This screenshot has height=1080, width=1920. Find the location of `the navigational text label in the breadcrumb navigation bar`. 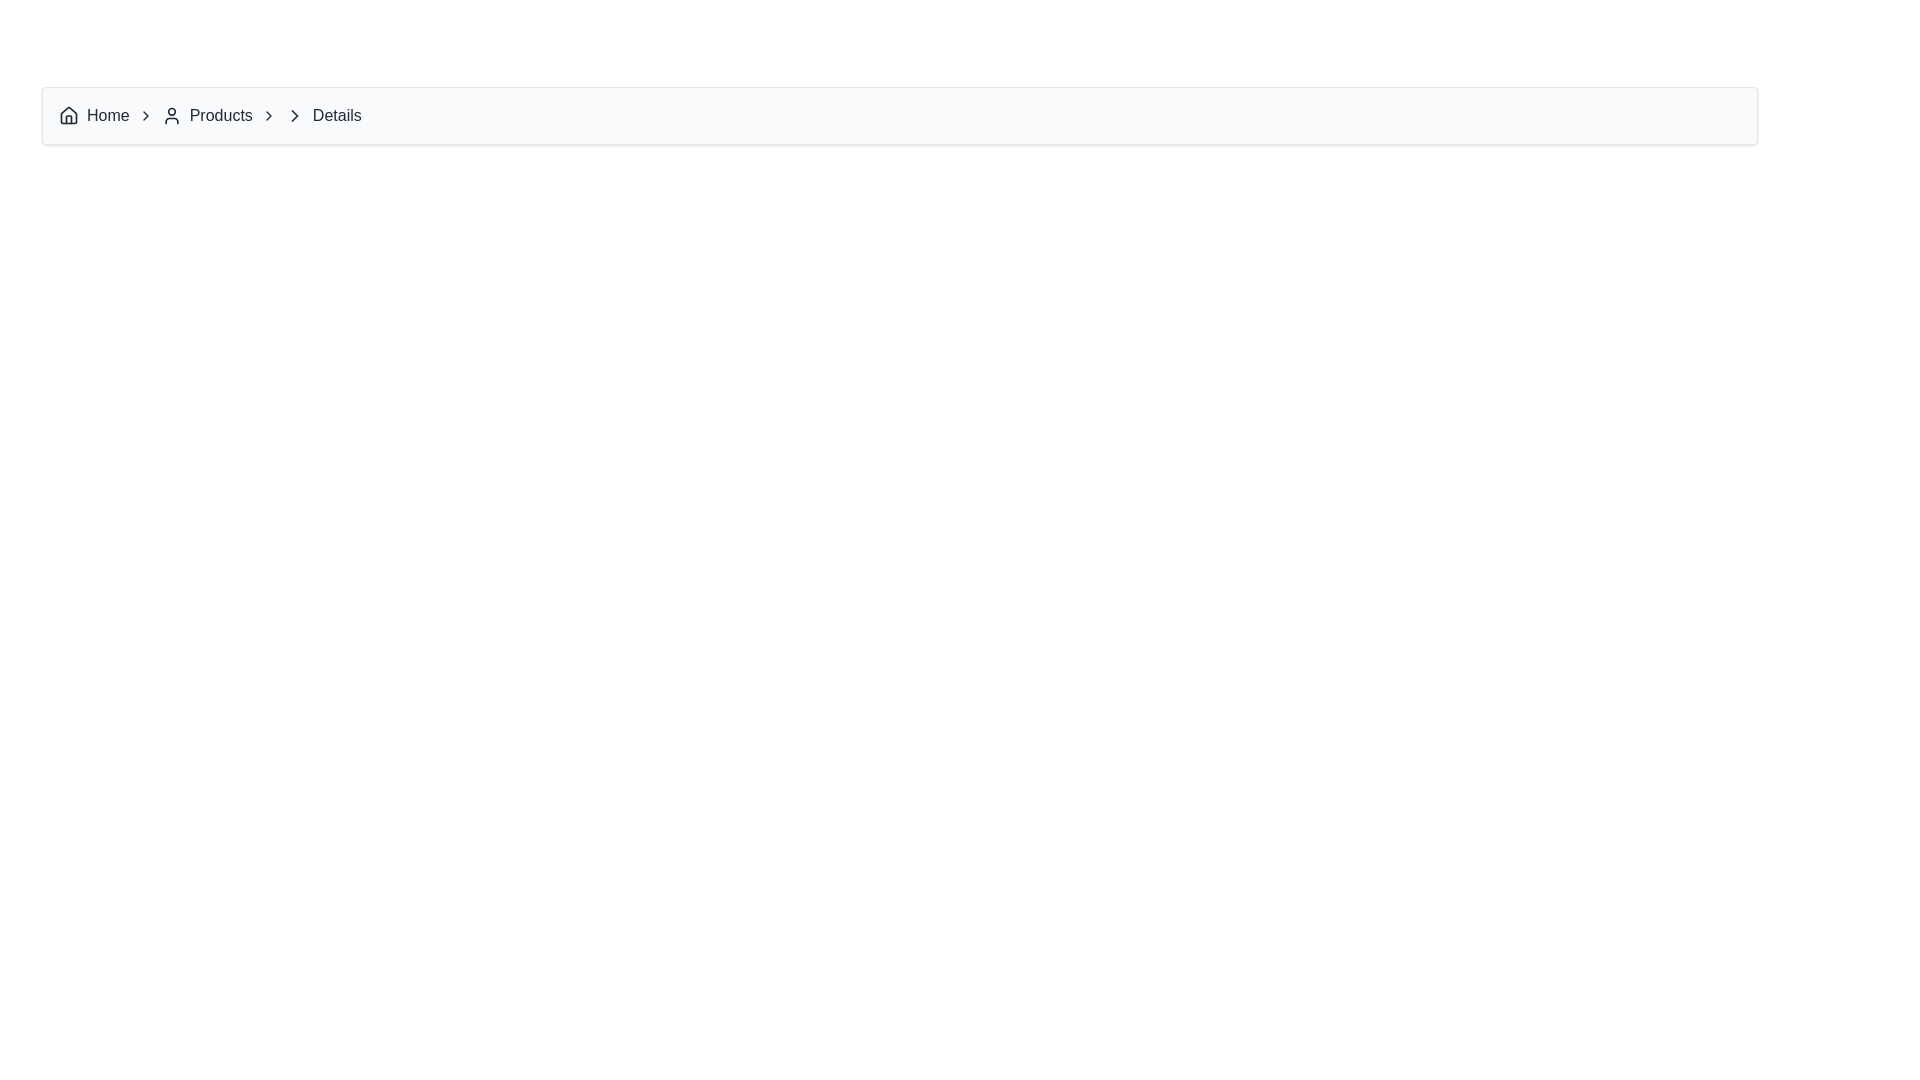

the navigational text label in the breadcrumb navigation bar is located at coordinates (107, 115).